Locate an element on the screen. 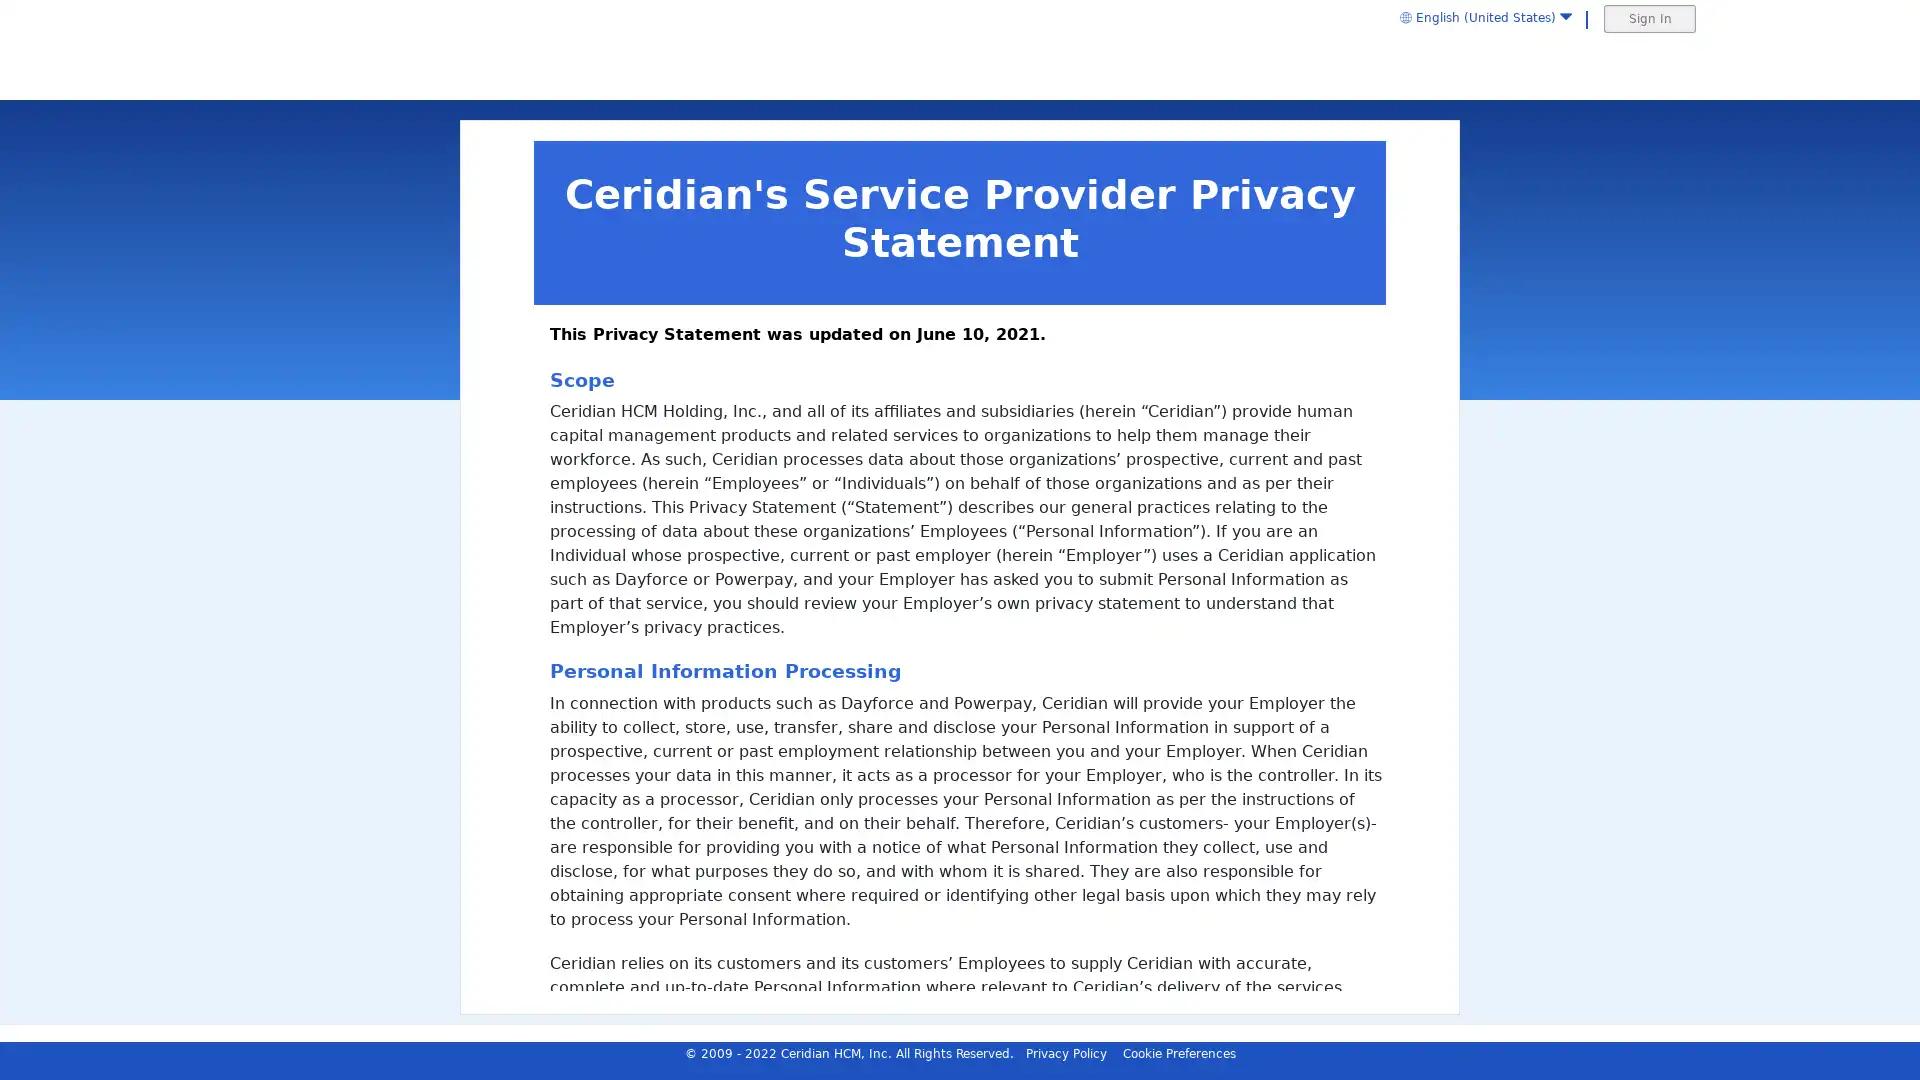 The width and height of the screenshot is (1920, 1080). Sign In is located at coordinates (1650, 19).